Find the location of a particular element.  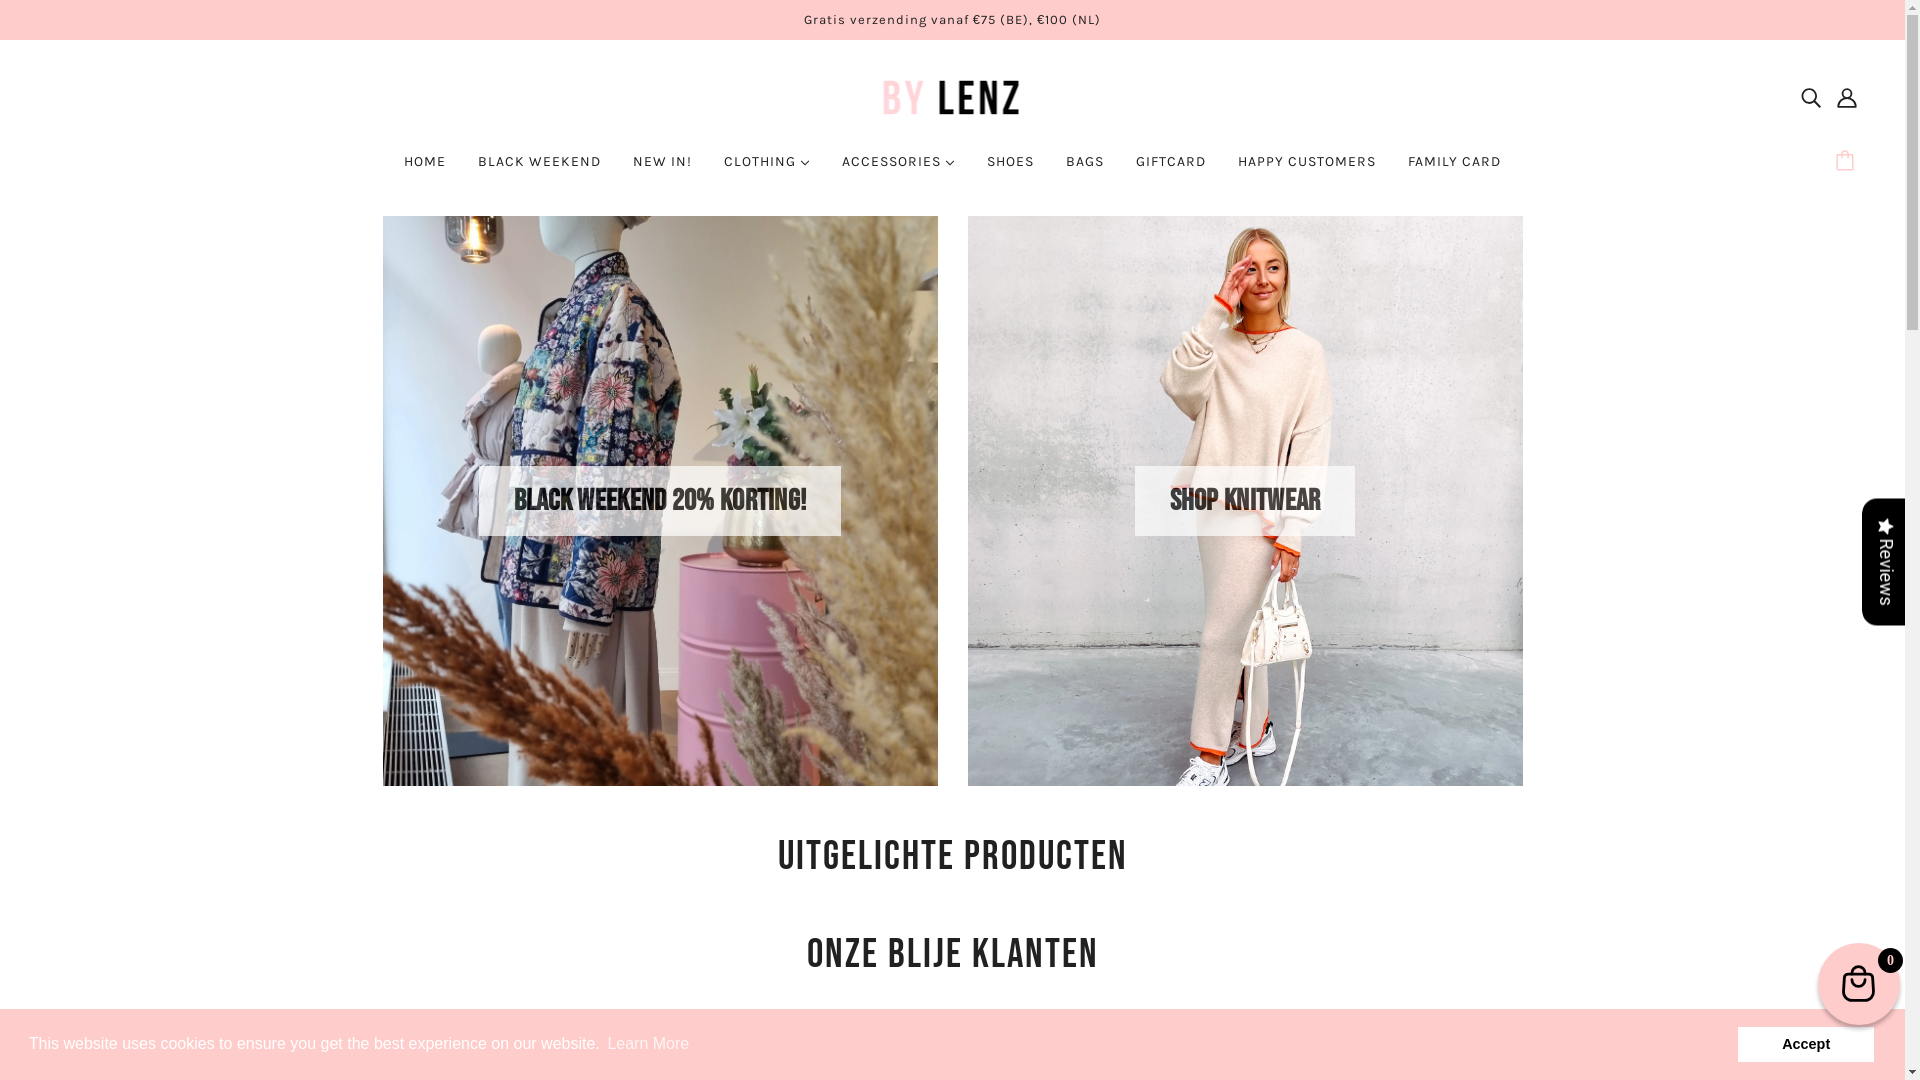

'BAGS' is located at coordinates (1083, 168).